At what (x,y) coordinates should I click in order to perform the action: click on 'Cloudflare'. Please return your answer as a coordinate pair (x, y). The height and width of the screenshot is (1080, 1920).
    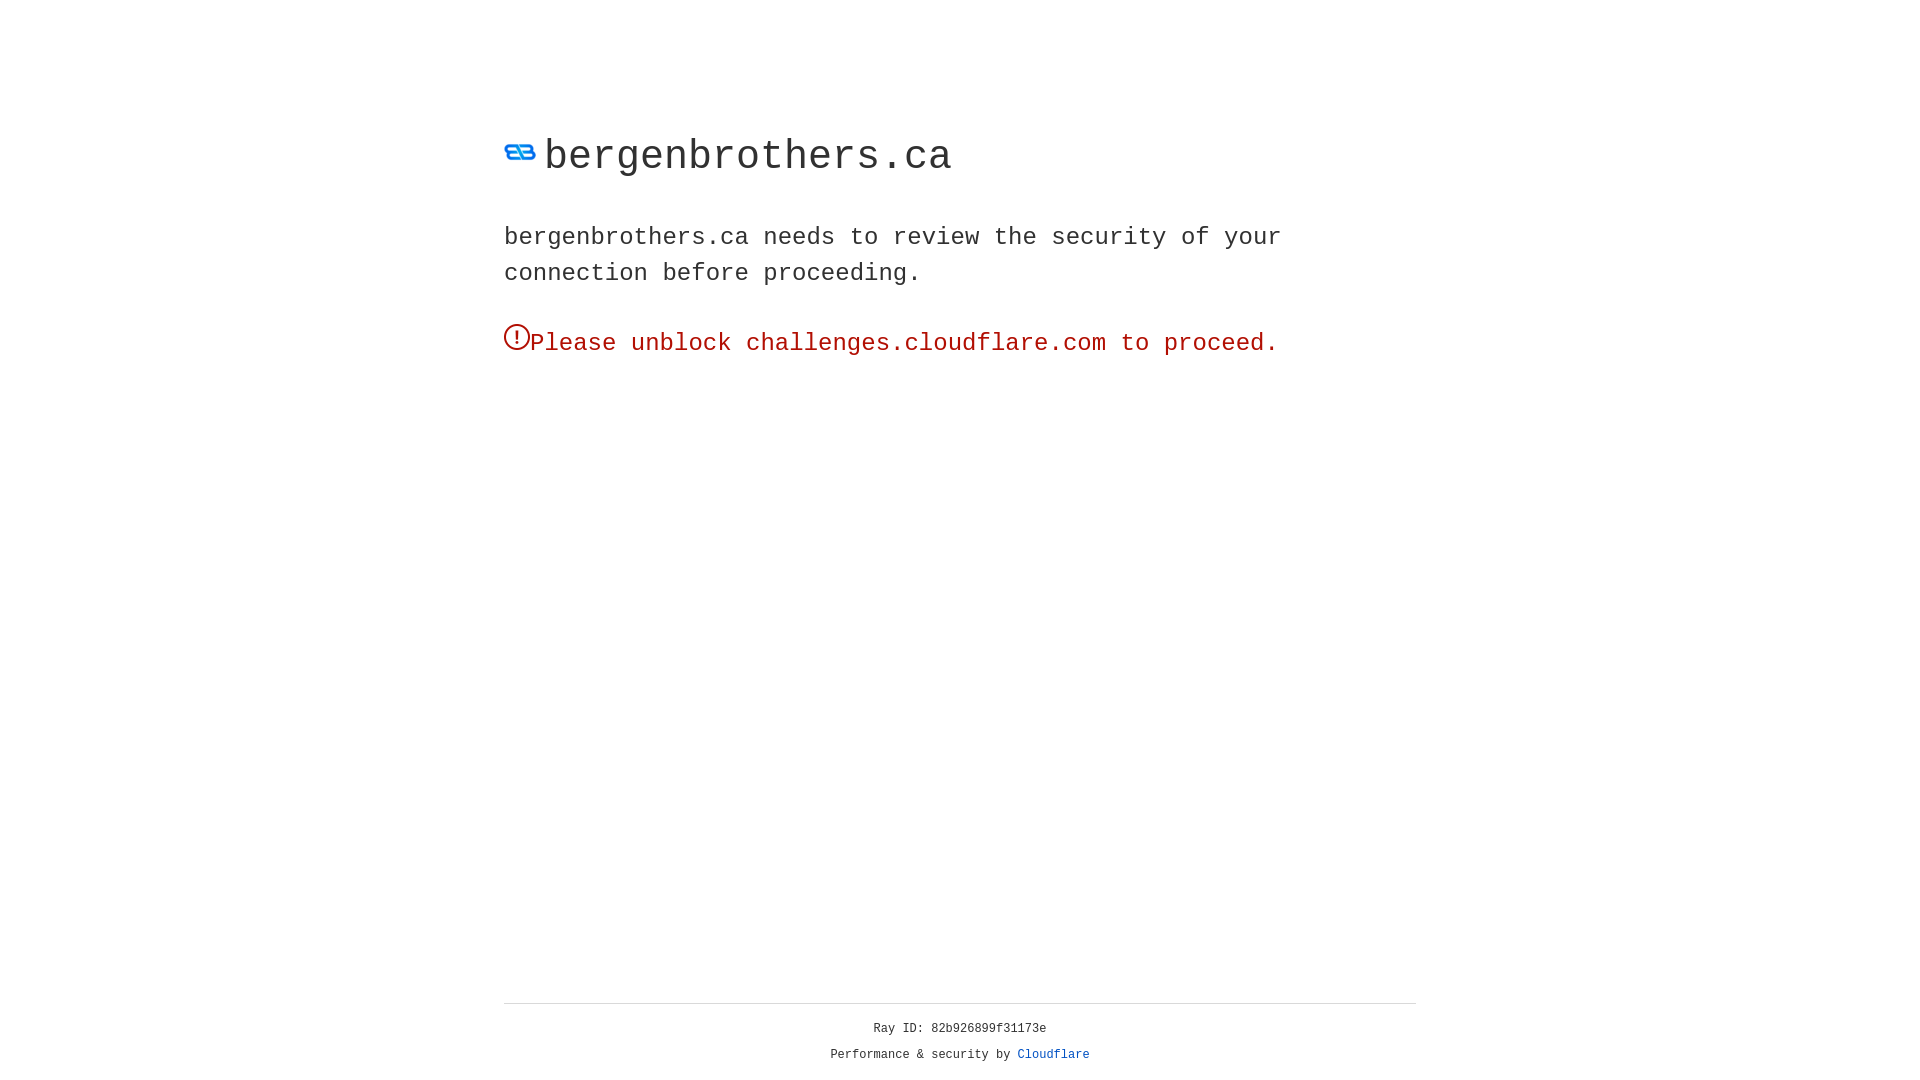
    Looking at the image, I should click on (1053, 1054).